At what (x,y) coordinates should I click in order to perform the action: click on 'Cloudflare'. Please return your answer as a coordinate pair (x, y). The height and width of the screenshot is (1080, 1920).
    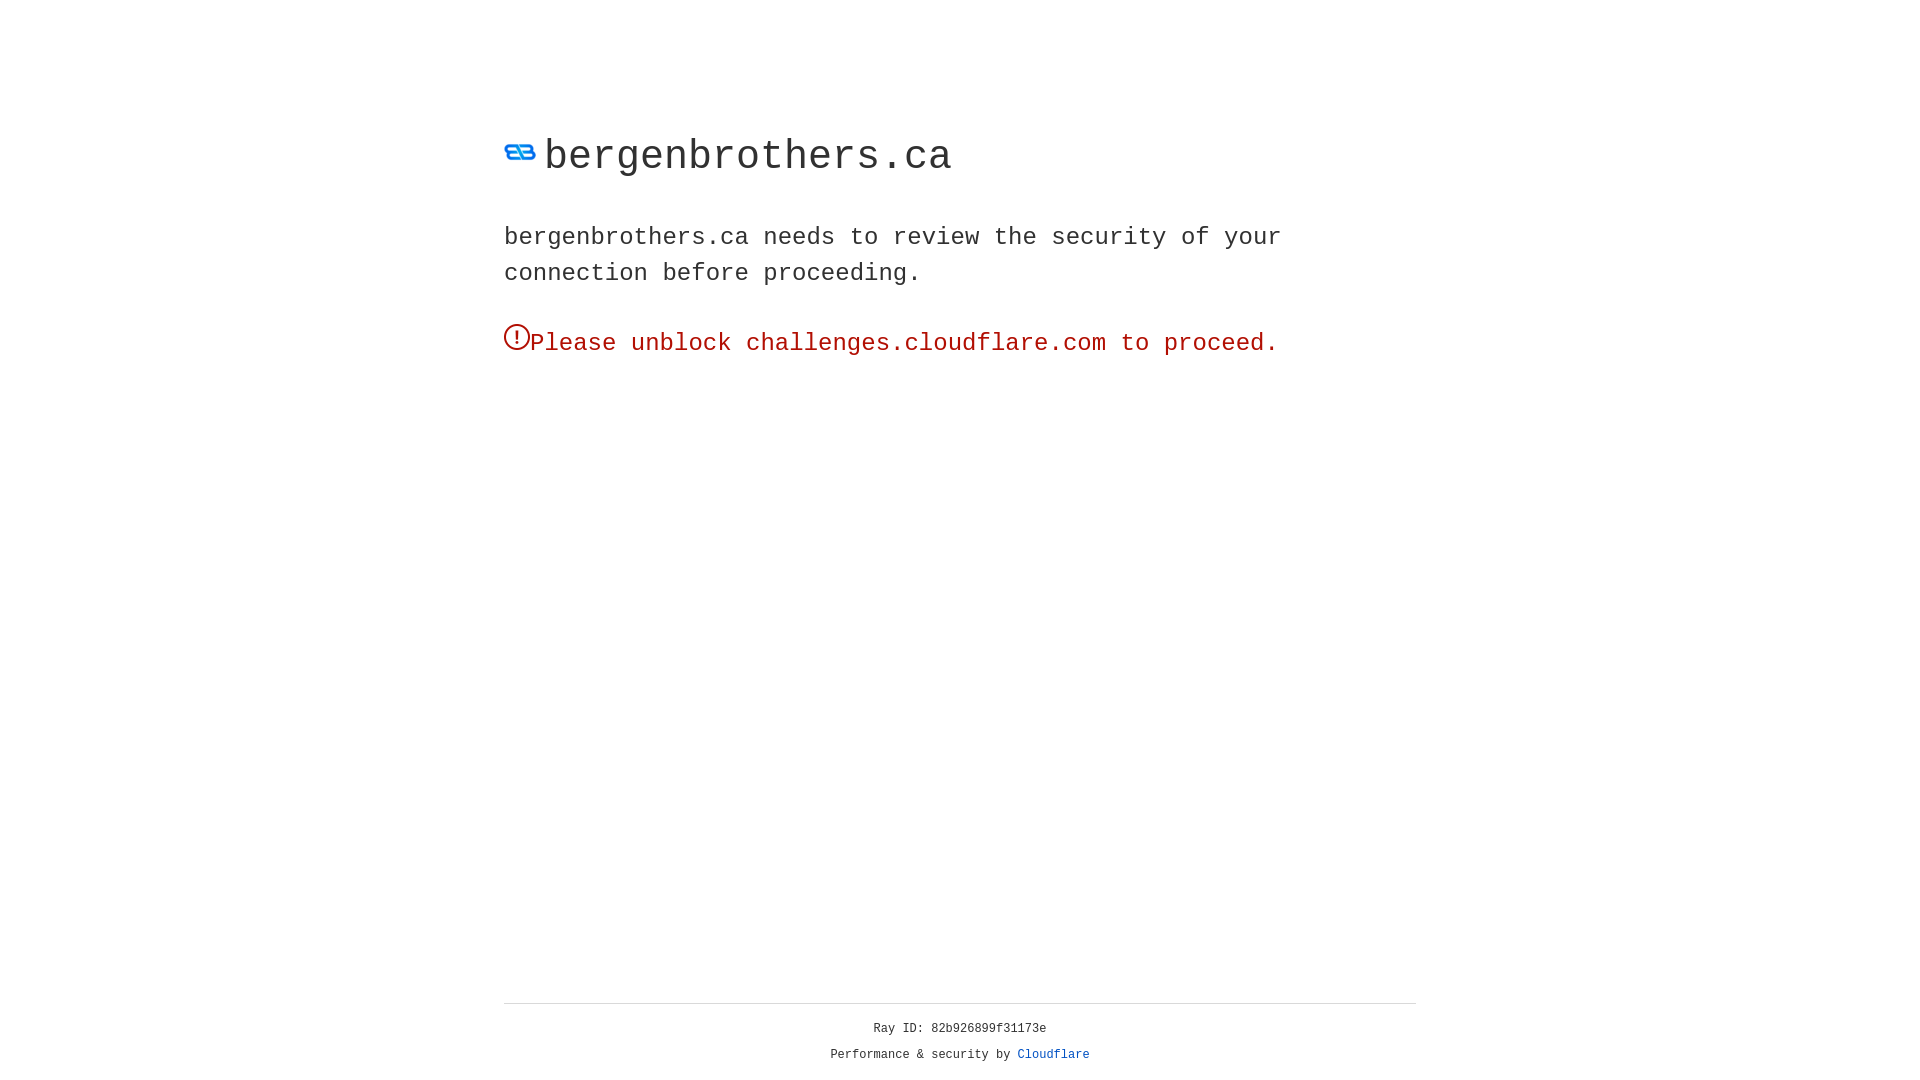
    Looking at the image, I should click on (1053, 1054).